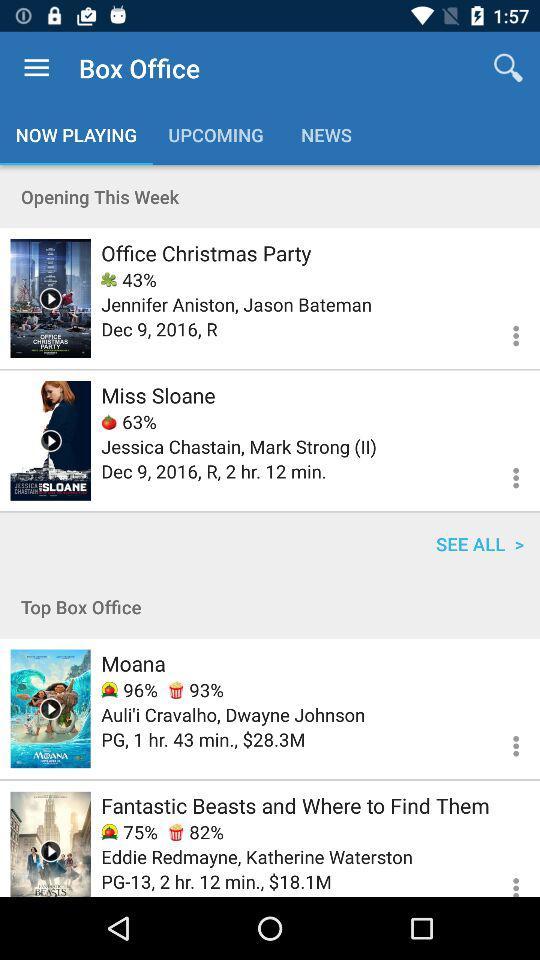 Image resolution: width=540 pixels, height=960 pixels. I want to click on show options, so click(503, 333).